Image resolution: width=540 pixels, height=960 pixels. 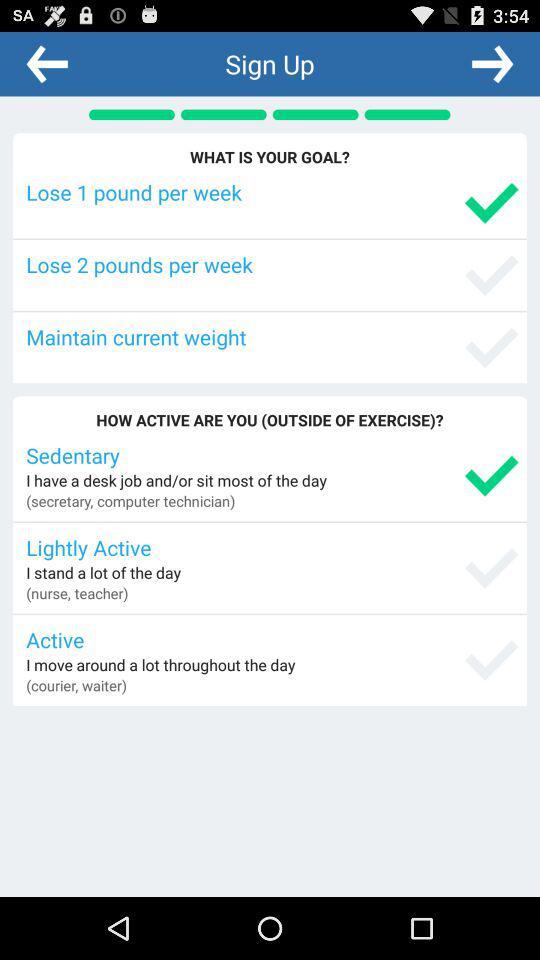 What do you see at coordinates (130, 499) in the screenshot?
I see `the icon below i have a app` at bounding box center [130, 499].